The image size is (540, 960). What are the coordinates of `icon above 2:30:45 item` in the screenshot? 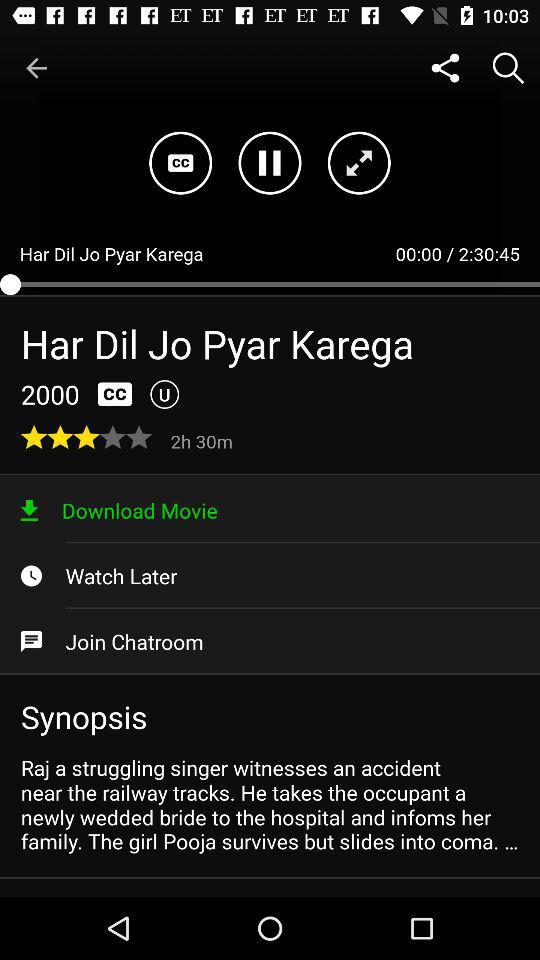 It's located at (508, 68).